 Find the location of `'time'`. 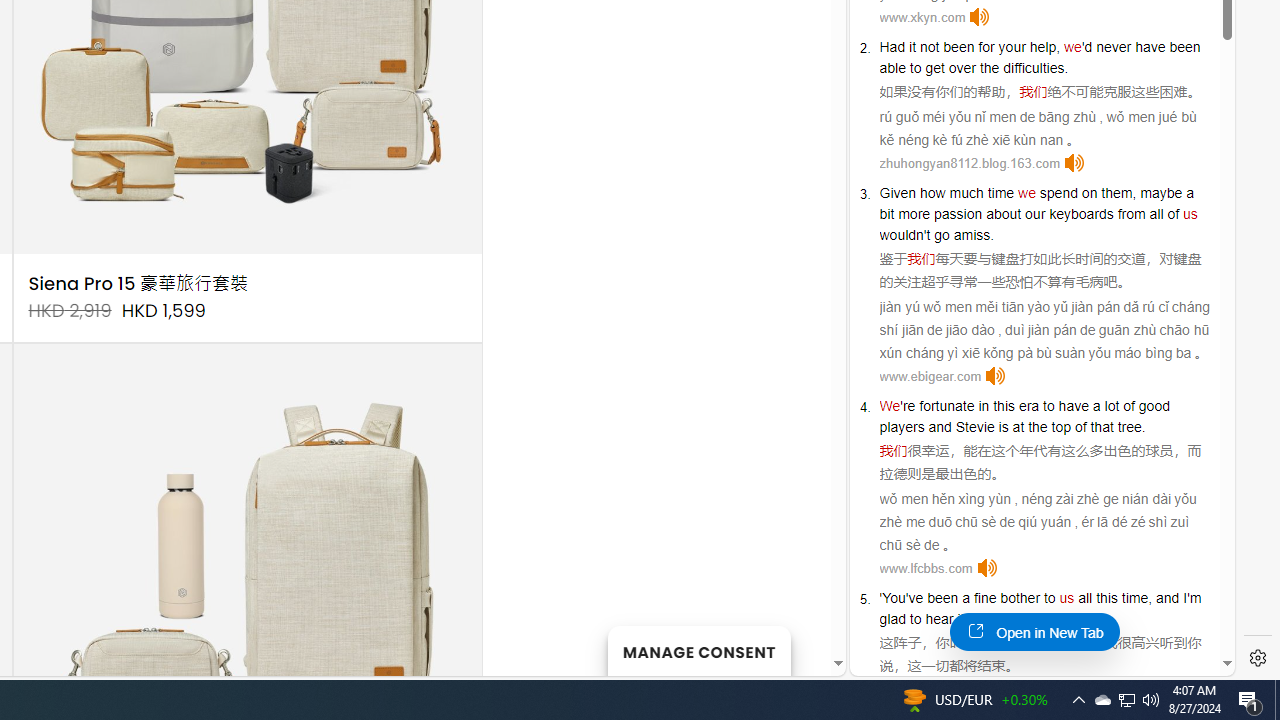

'time' is located at coordinates (1000, 192).